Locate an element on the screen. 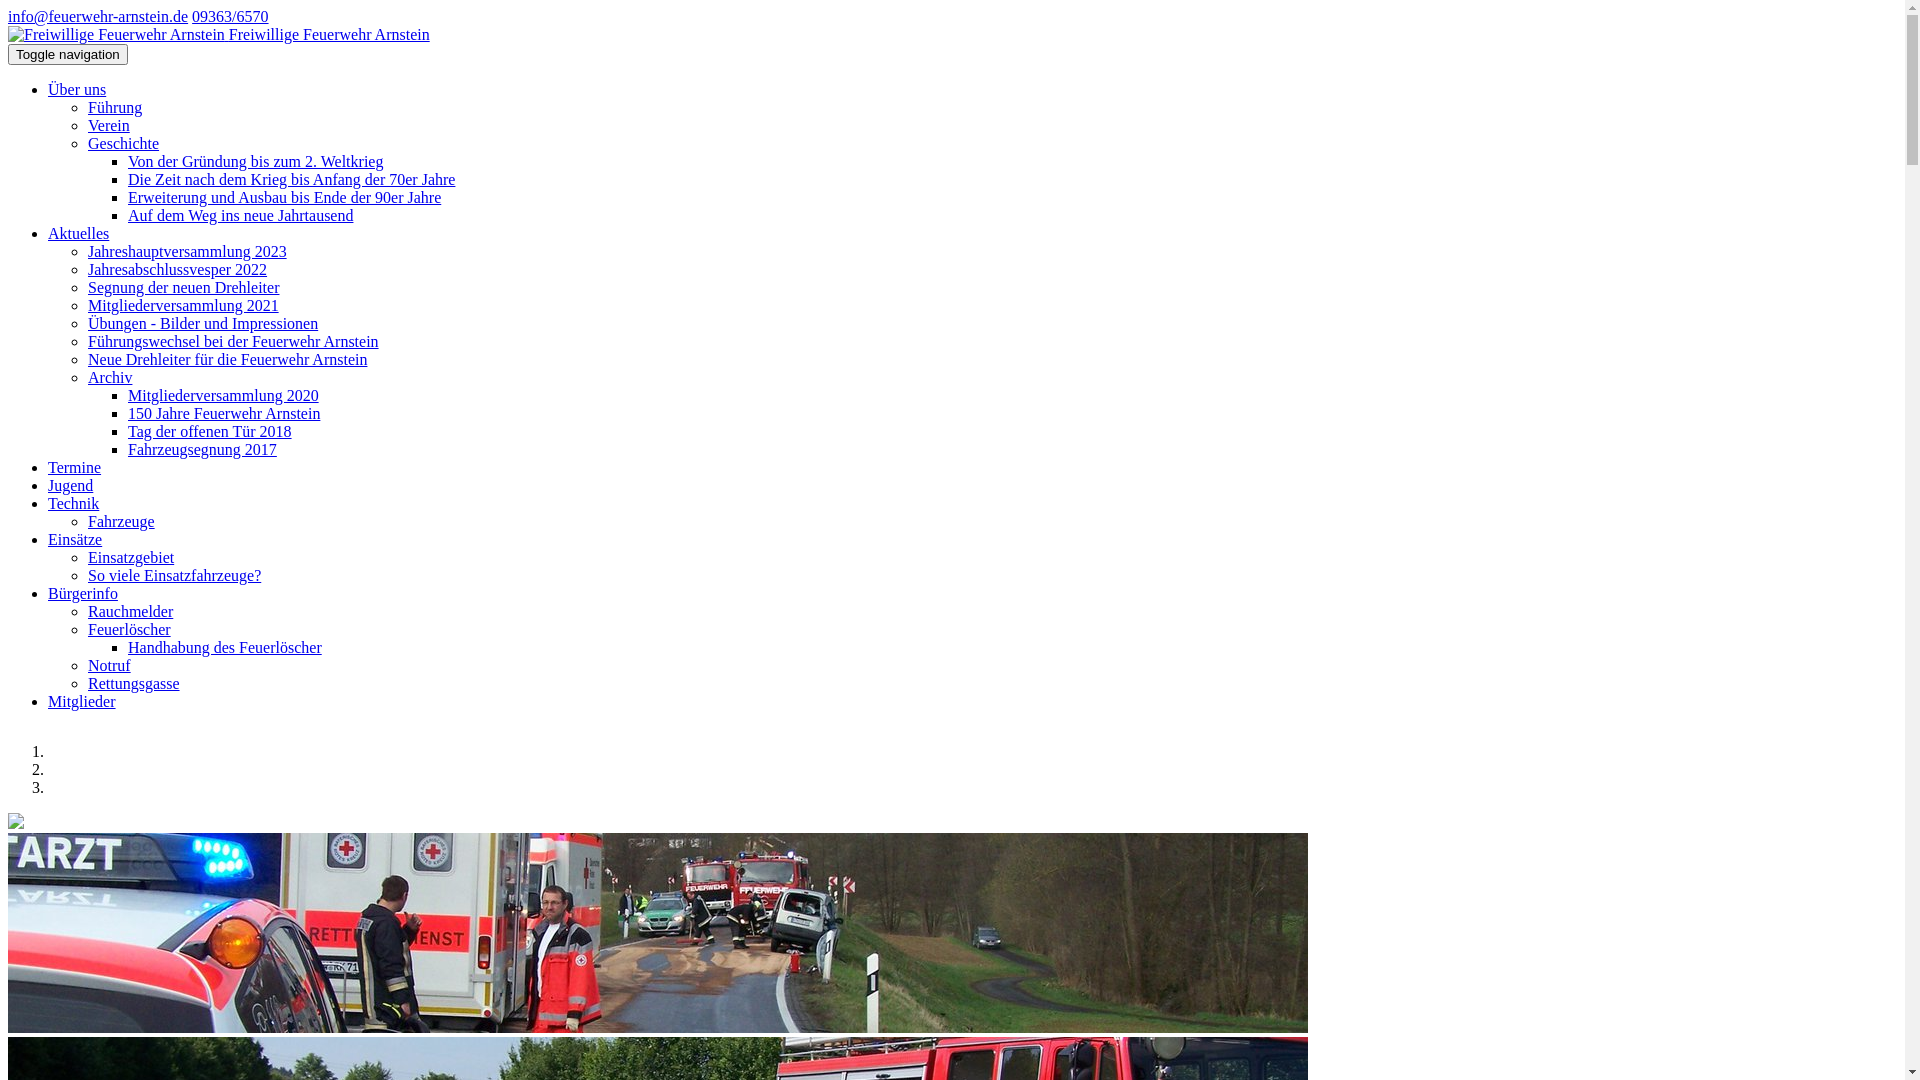 The height and width of the screenshot is (1080, 1920). 'Jahreshauptversammlung 2023' is located at coordinates (187, 250).